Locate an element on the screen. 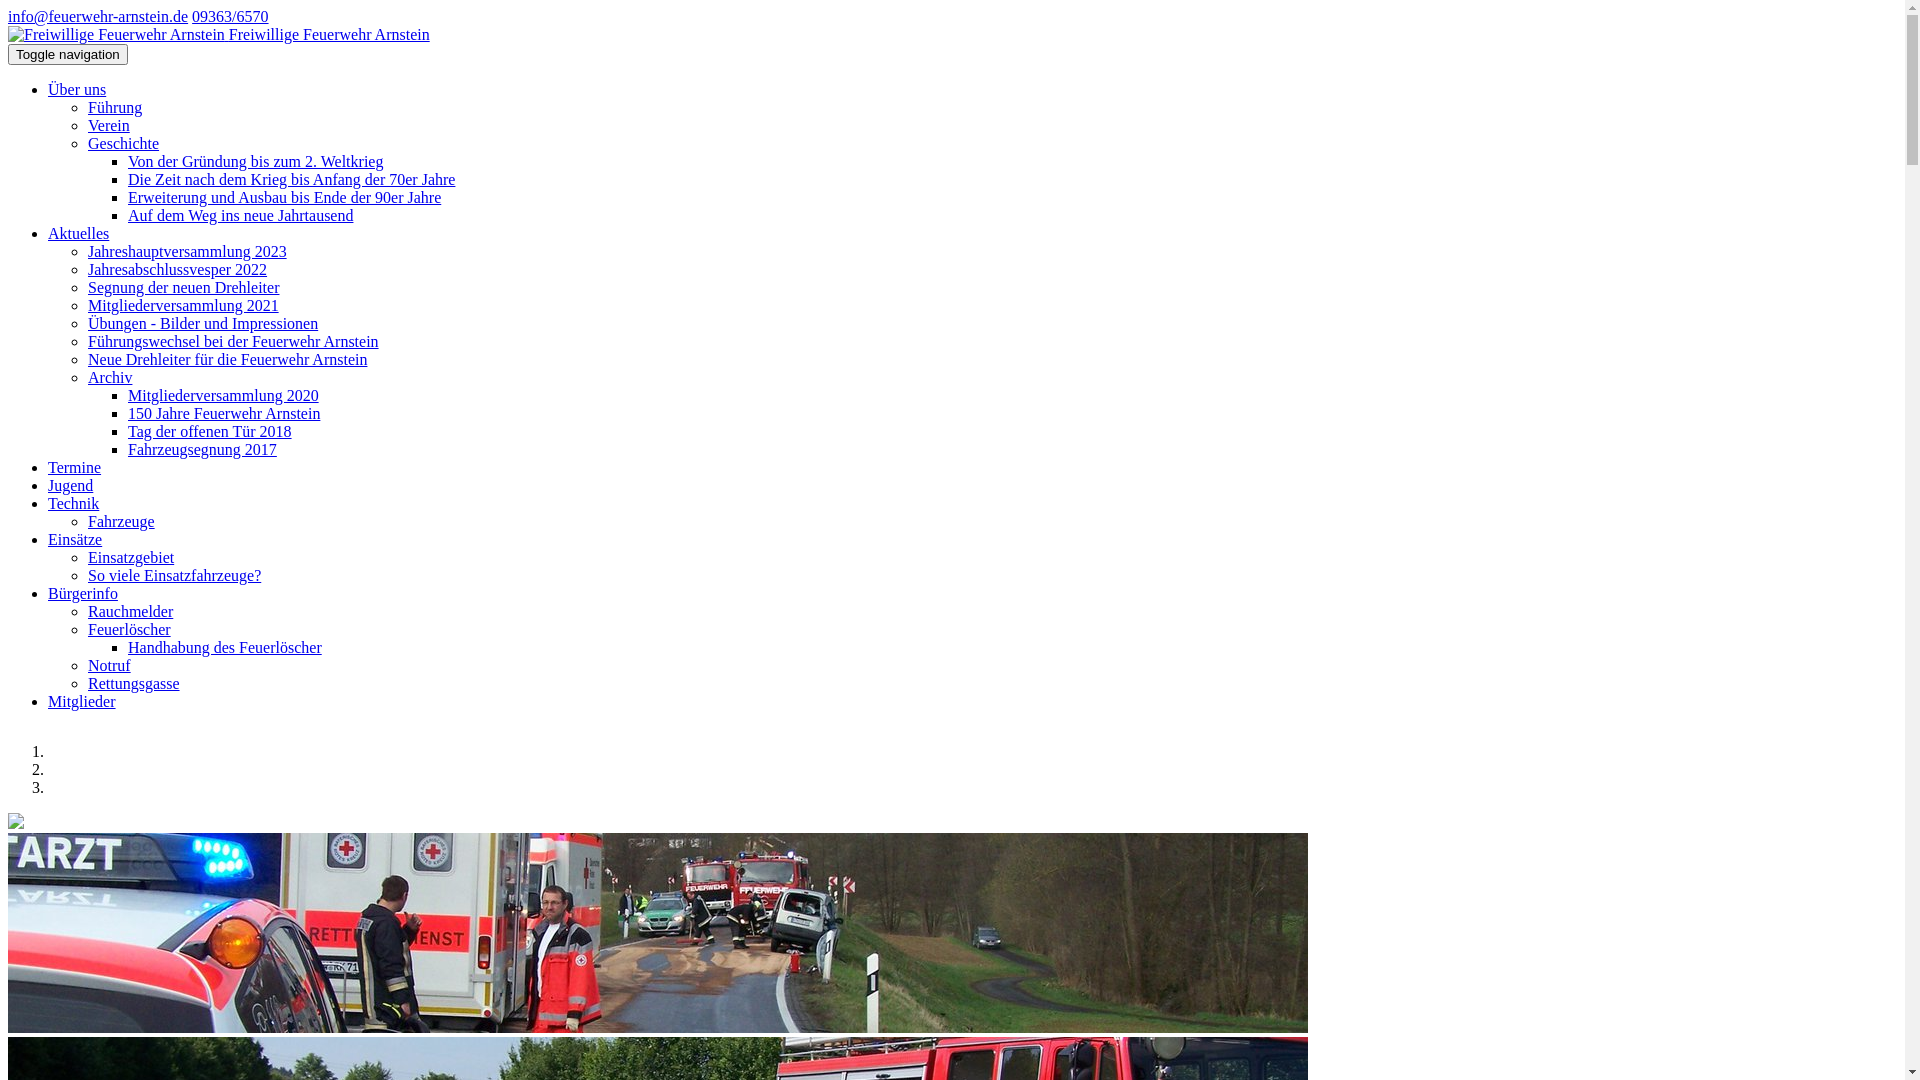 The height and width of the screenshot is (1080, 1920). 'Jahreshauptversammlung 2023' is located at coordinates (187, 250).